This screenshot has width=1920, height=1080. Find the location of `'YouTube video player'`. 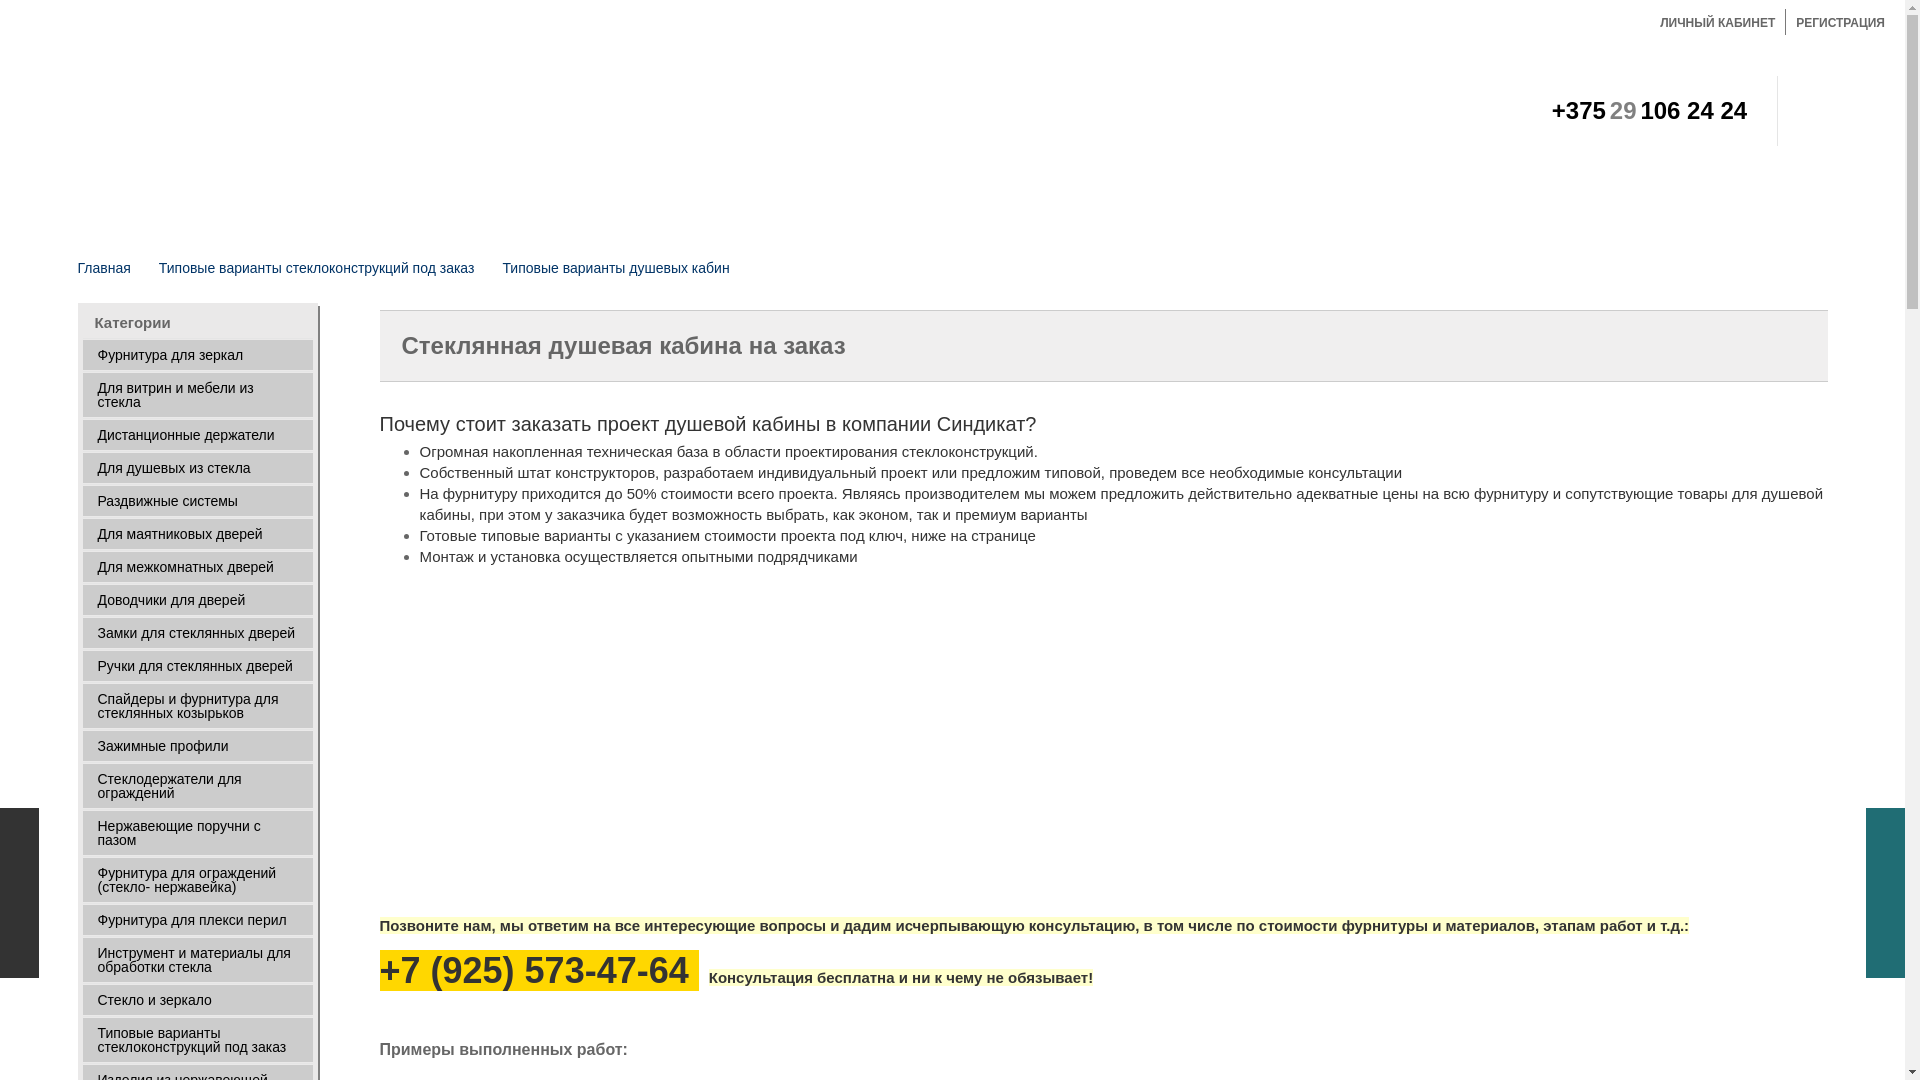

'YouTube video player' is located at coordinates (660, 741).